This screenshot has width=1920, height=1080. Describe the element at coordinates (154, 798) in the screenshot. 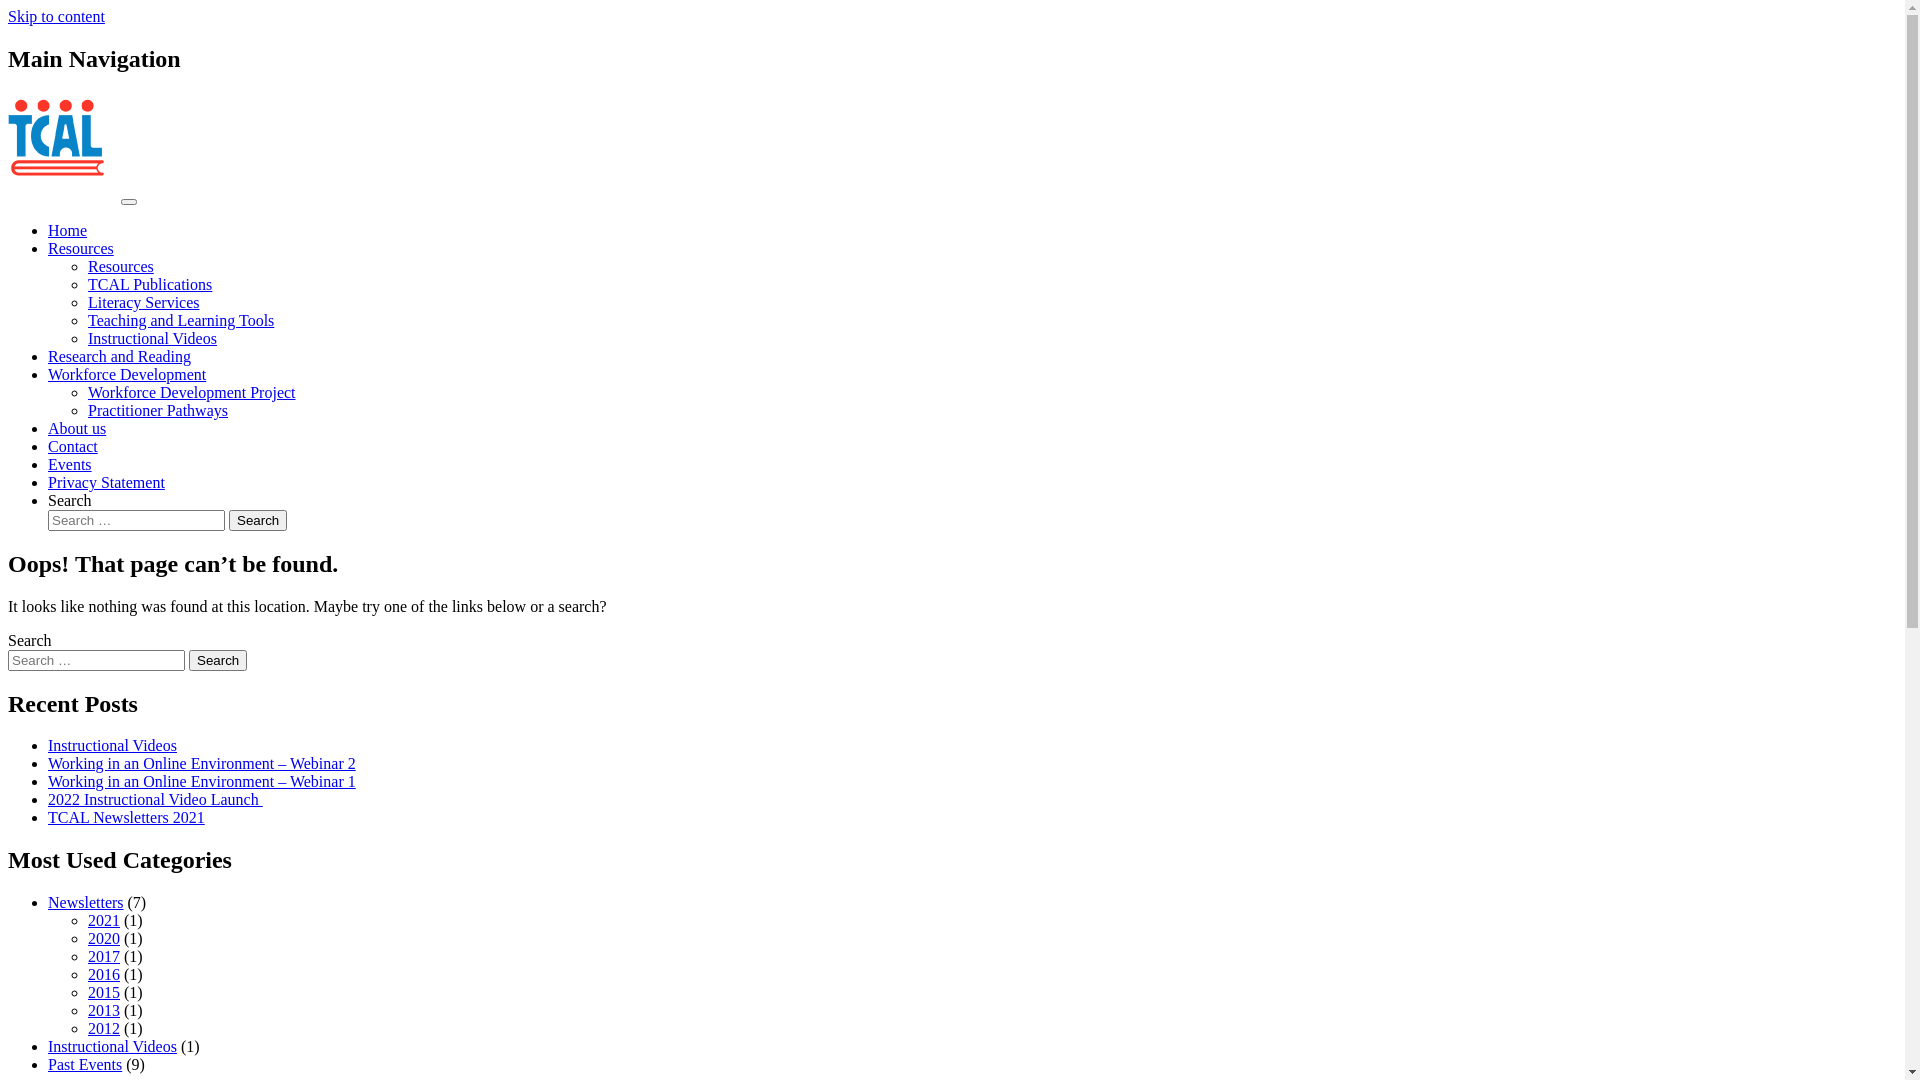

I see `'2022 Instructional Video Launch '` at that location.